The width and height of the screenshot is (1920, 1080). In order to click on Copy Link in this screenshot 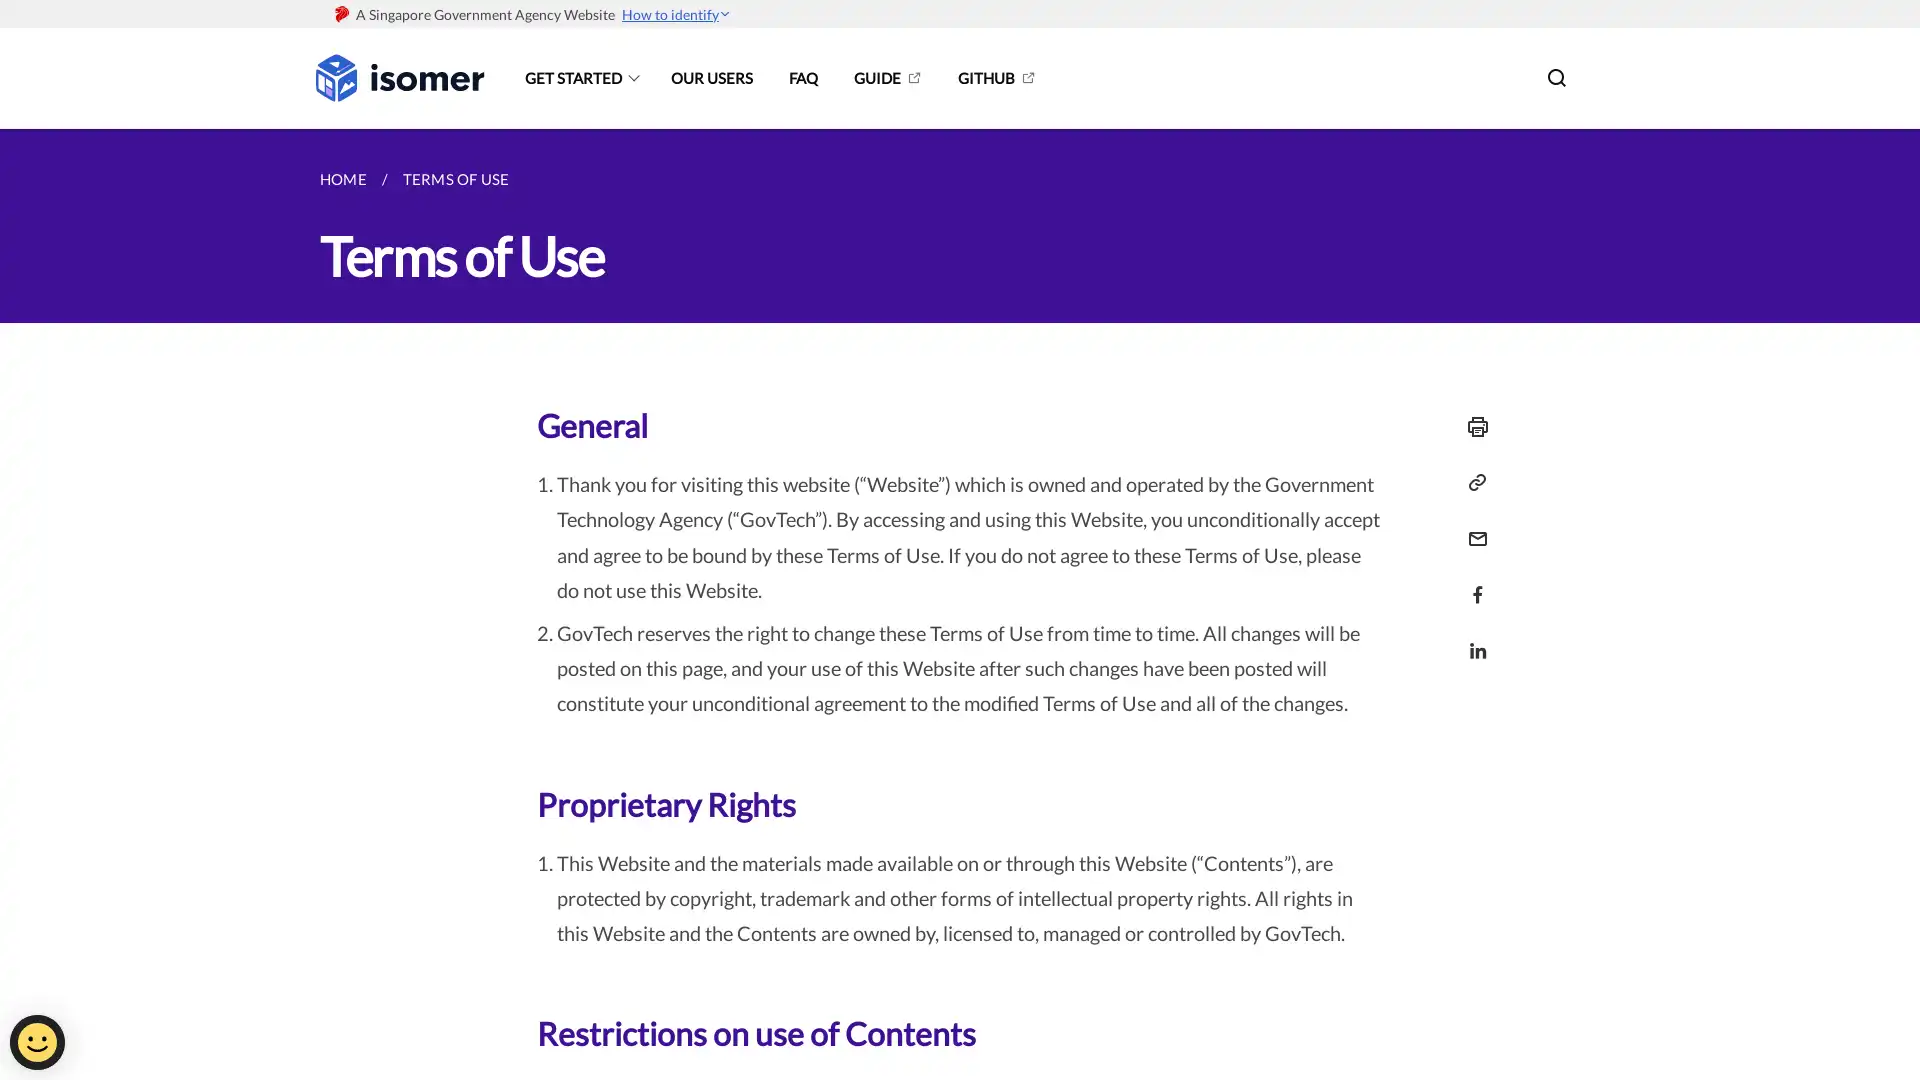, I will do `click(1472, 482)`.